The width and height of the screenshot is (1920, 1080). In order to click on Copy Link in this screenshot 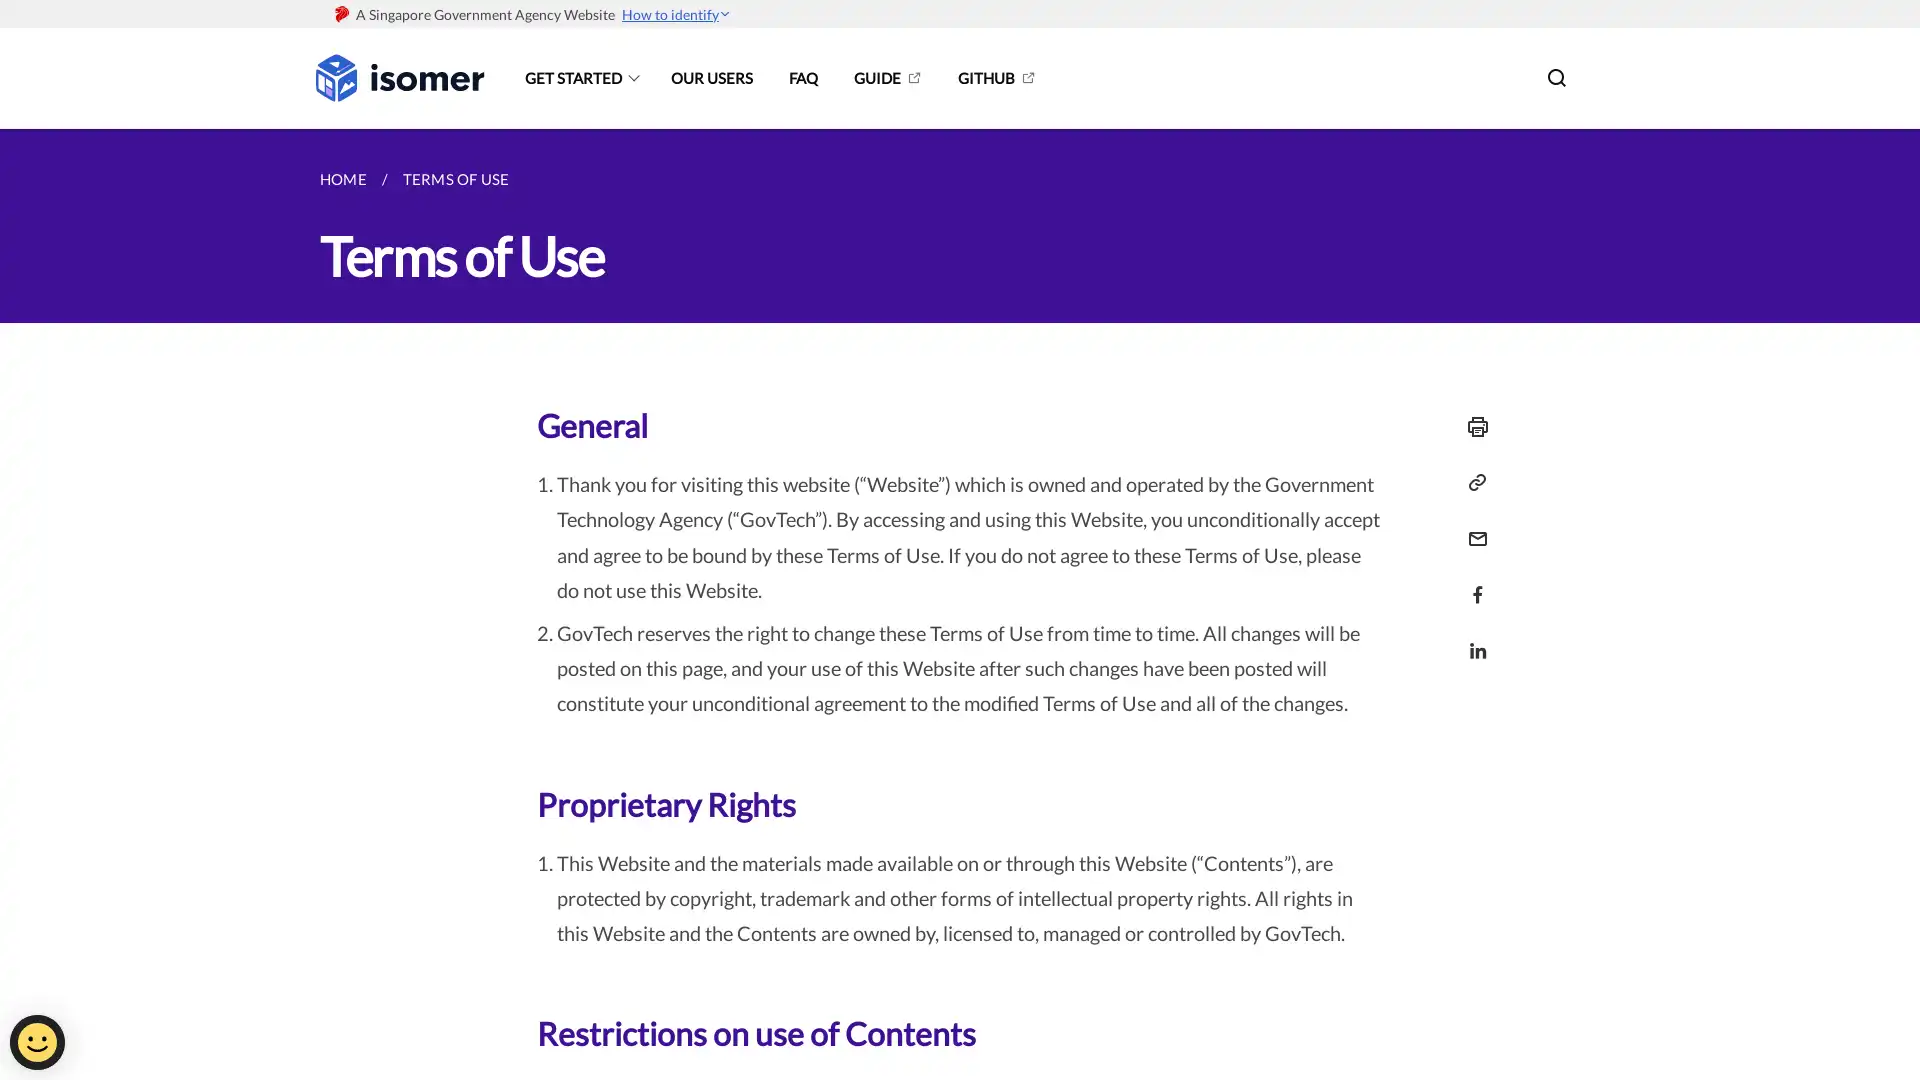, I will do `click(1472, 482)`.